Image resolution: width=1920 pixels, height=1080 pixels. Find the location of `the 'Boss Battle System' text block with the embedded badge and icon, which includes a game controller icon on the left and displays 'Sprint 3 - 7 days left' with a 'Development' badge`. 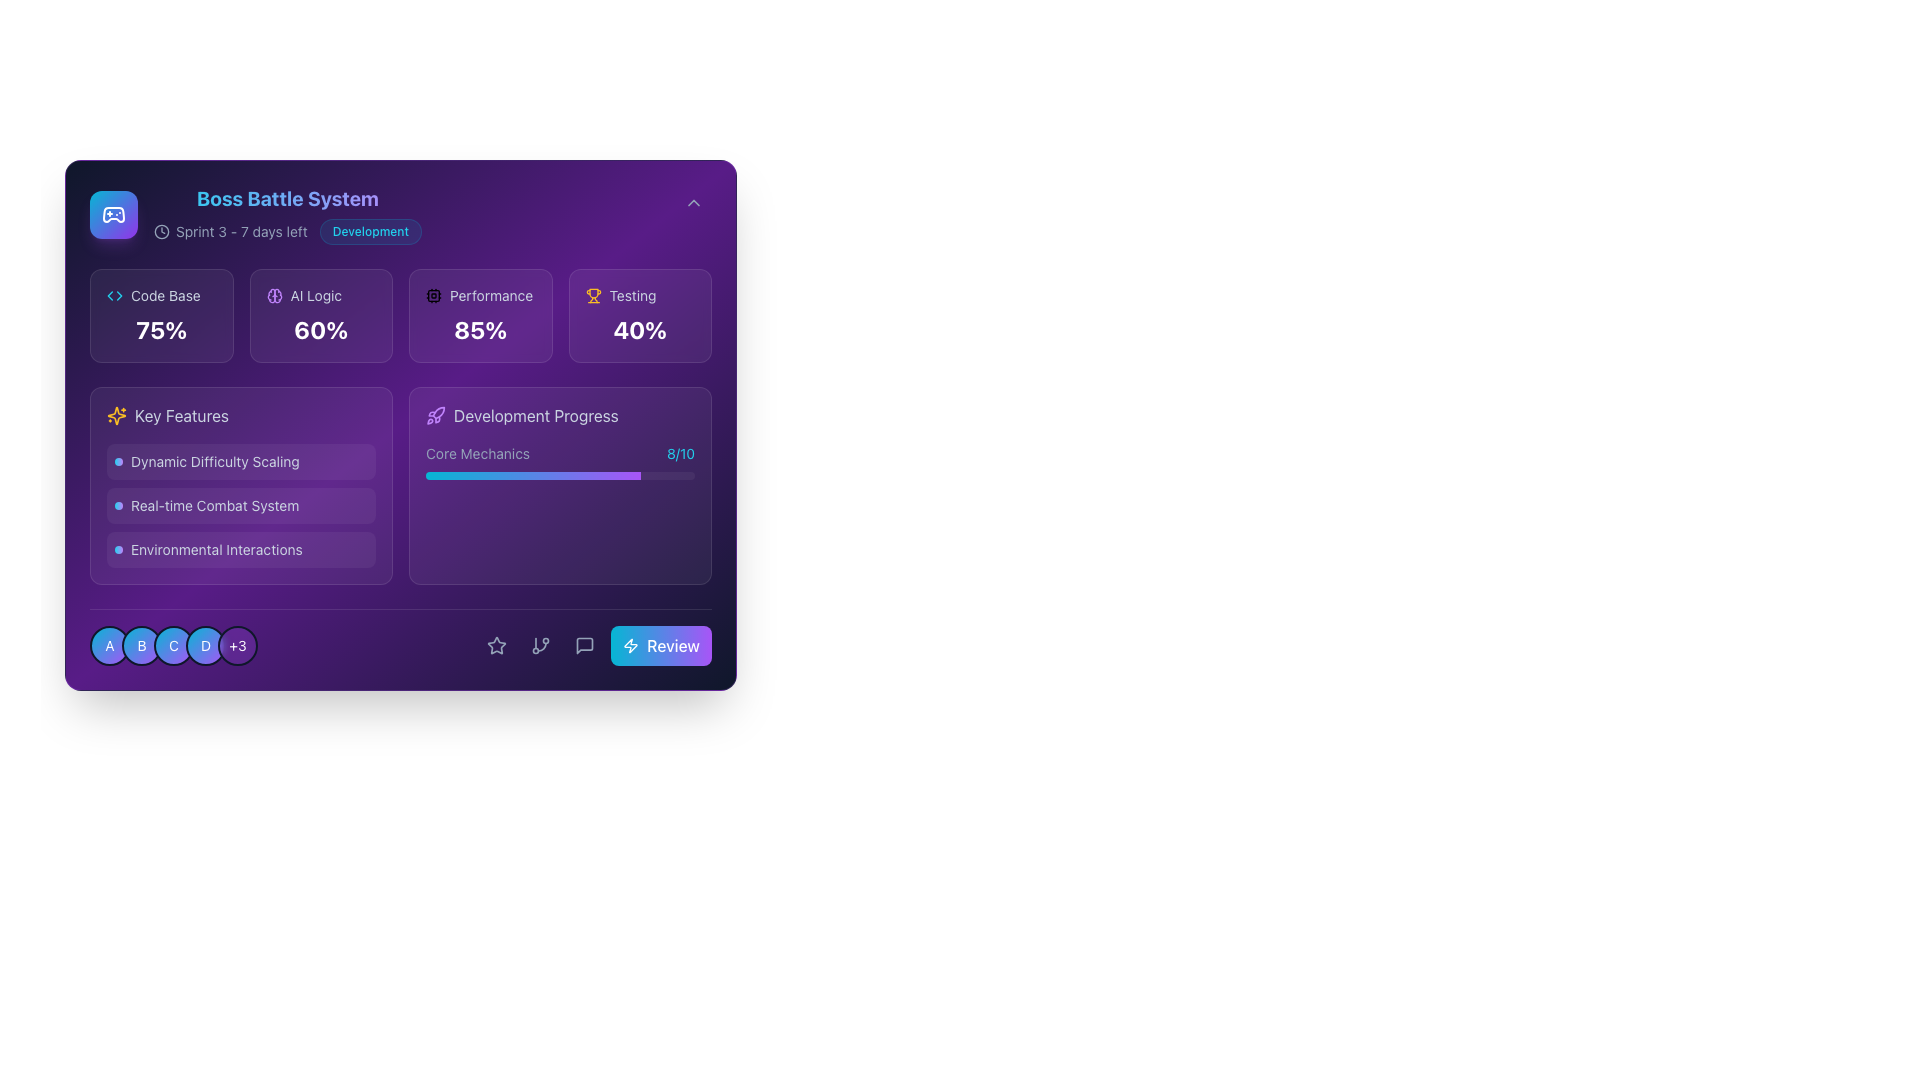

the 'Boss Battle System' text block with the embedded badge and icon, which includes a game controller icon on the left and displays 'Sprint 3 - 7 days left' with a 'Development' badge is located at coordinates (254, 215).